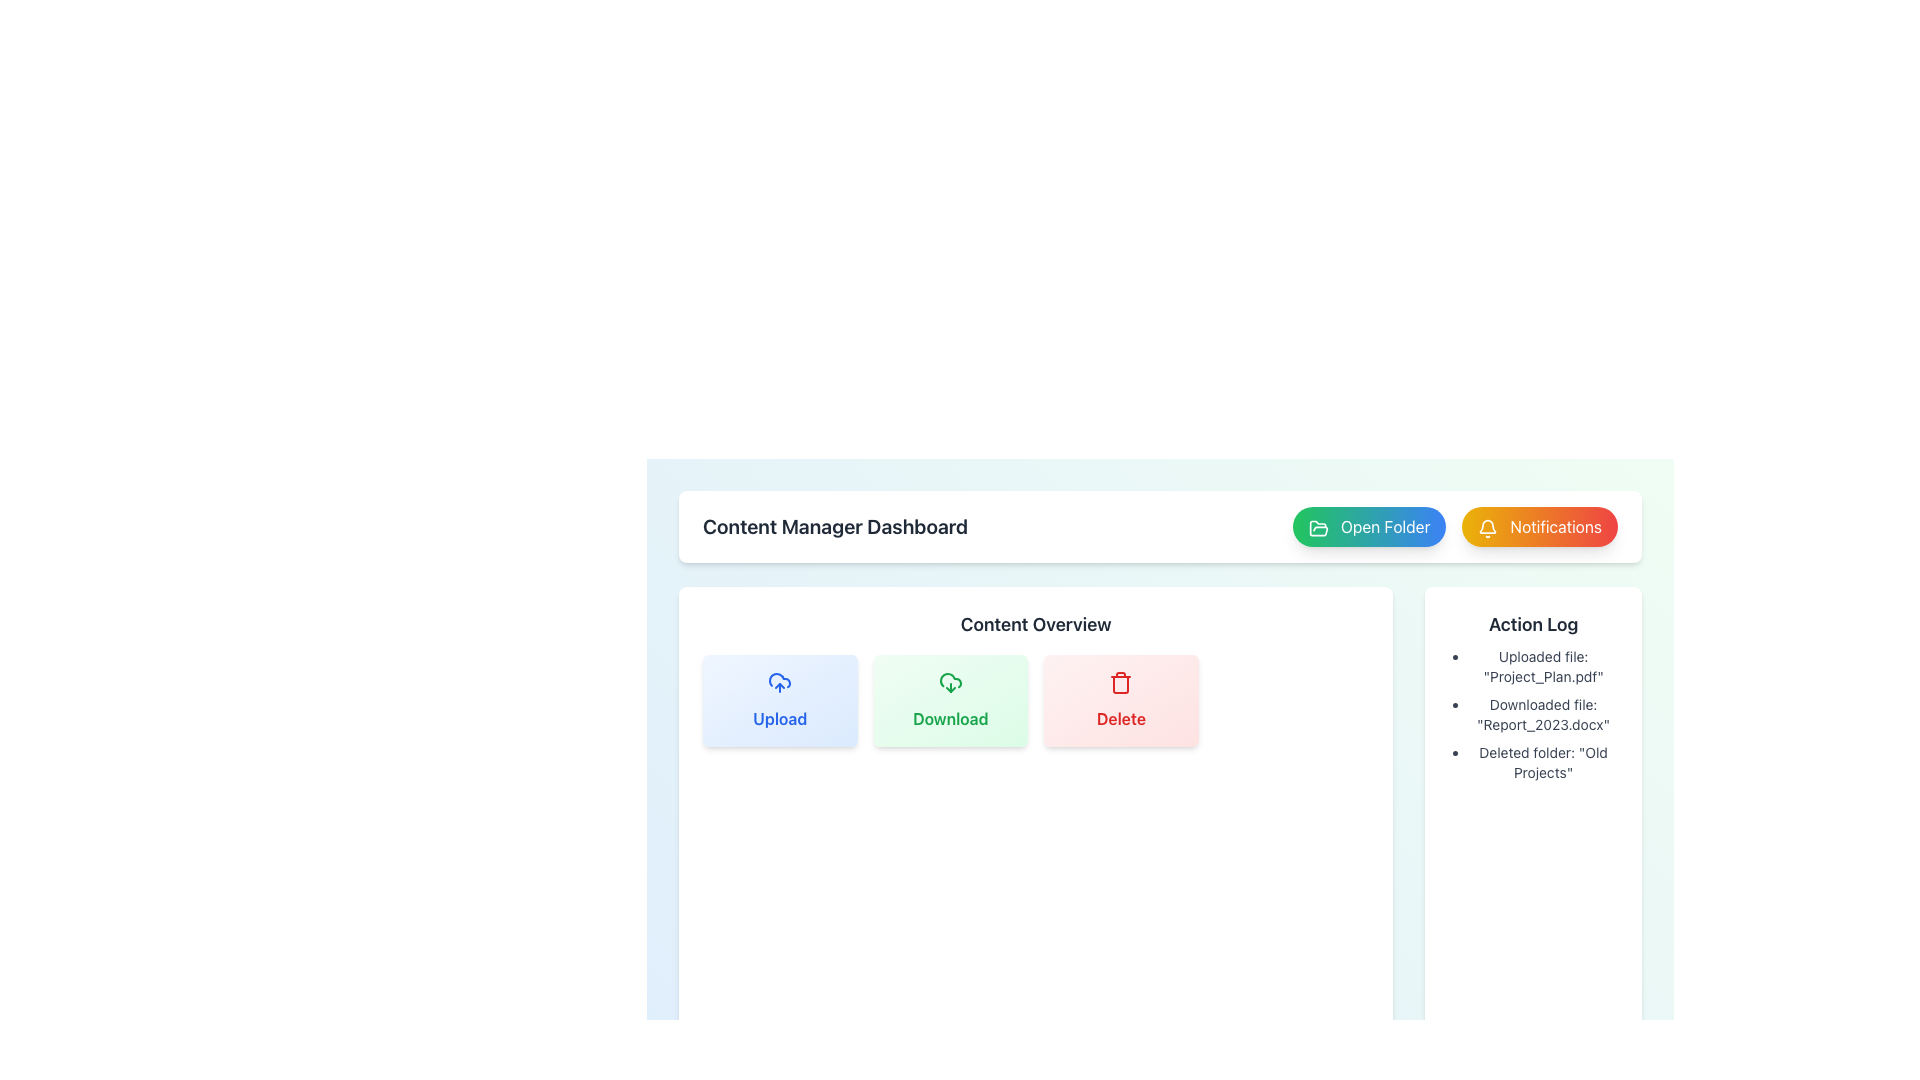  I want to click on the download icon, which is a cloud with a downward arrow, located at the center of the green 'Download' button in the 'Content Overview' section, so click(949, 681).